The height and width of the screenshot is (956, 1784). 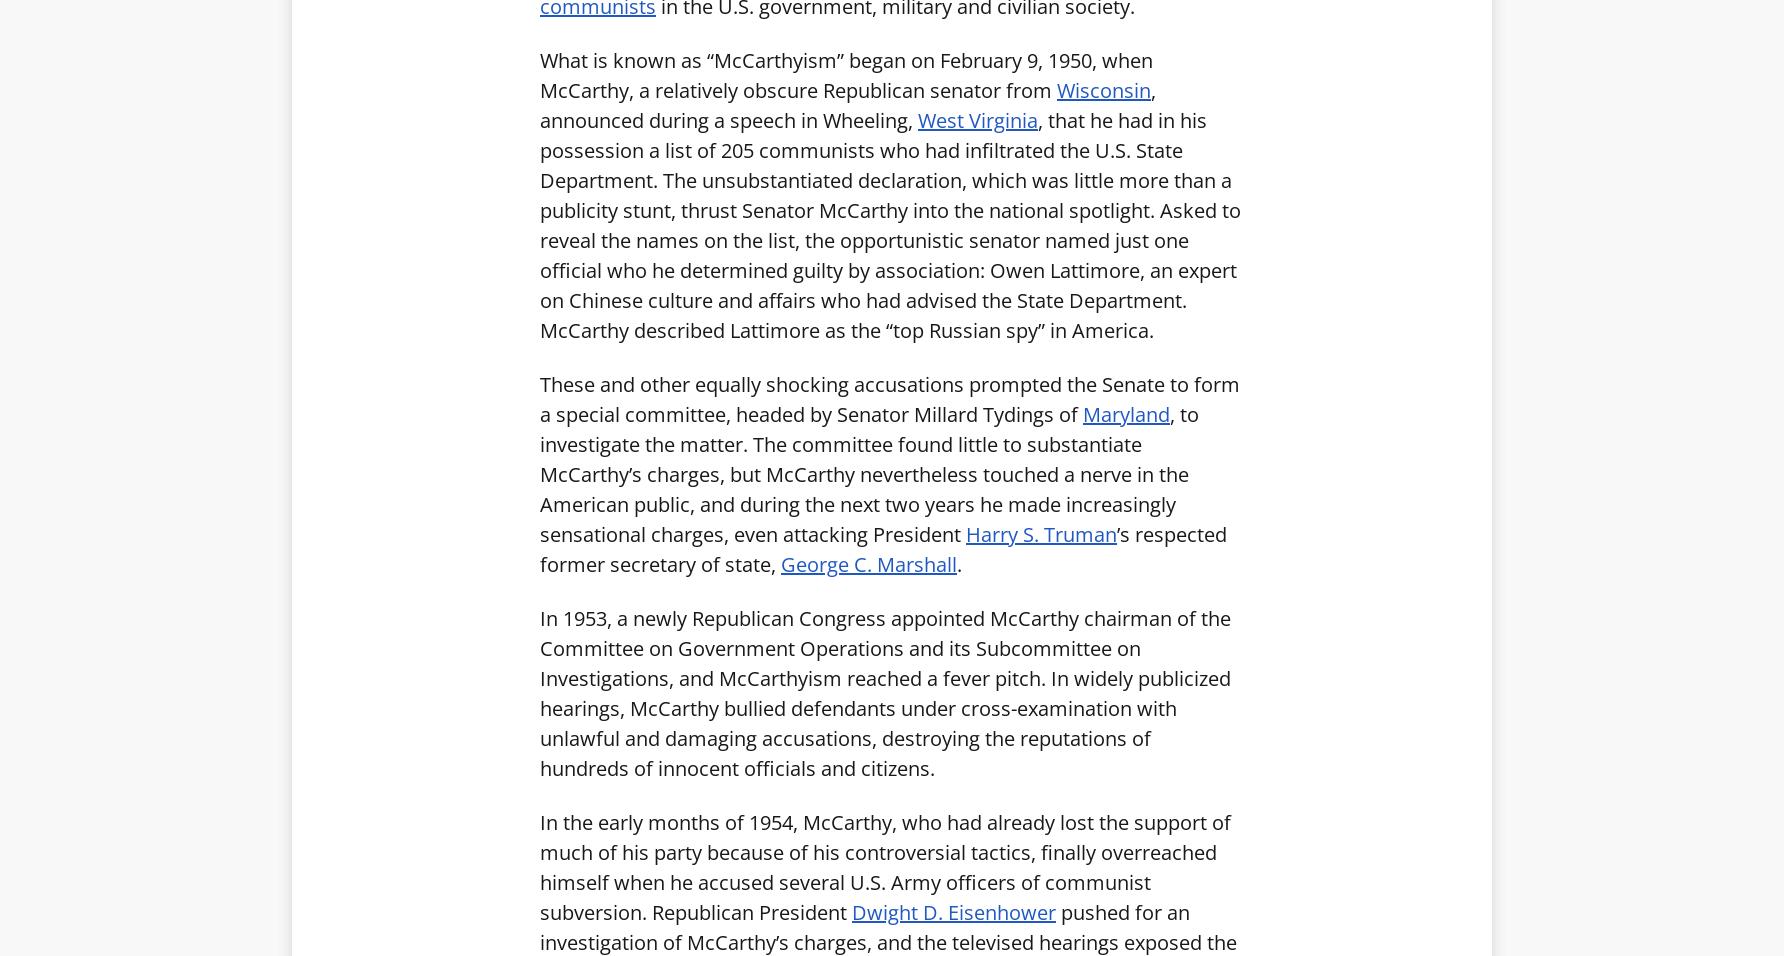 I want to click on ', that he had in his possession a list of 205 communists who had infiltrated the U.S. State Department. The unsubstantiated declaration, which was little more than a publicity stunt, thrust Senator McCarthy into the national spotlight. Asked to reveal the names on the list, the opportunistic senator named just one official who he determined guilty by association: Owen Lattimore, an expert on Chinese culture and affairs who had advised the State Department. McCarthy described Lattimore as the “top Russian spy” in America.', so click(x=889, y=224).